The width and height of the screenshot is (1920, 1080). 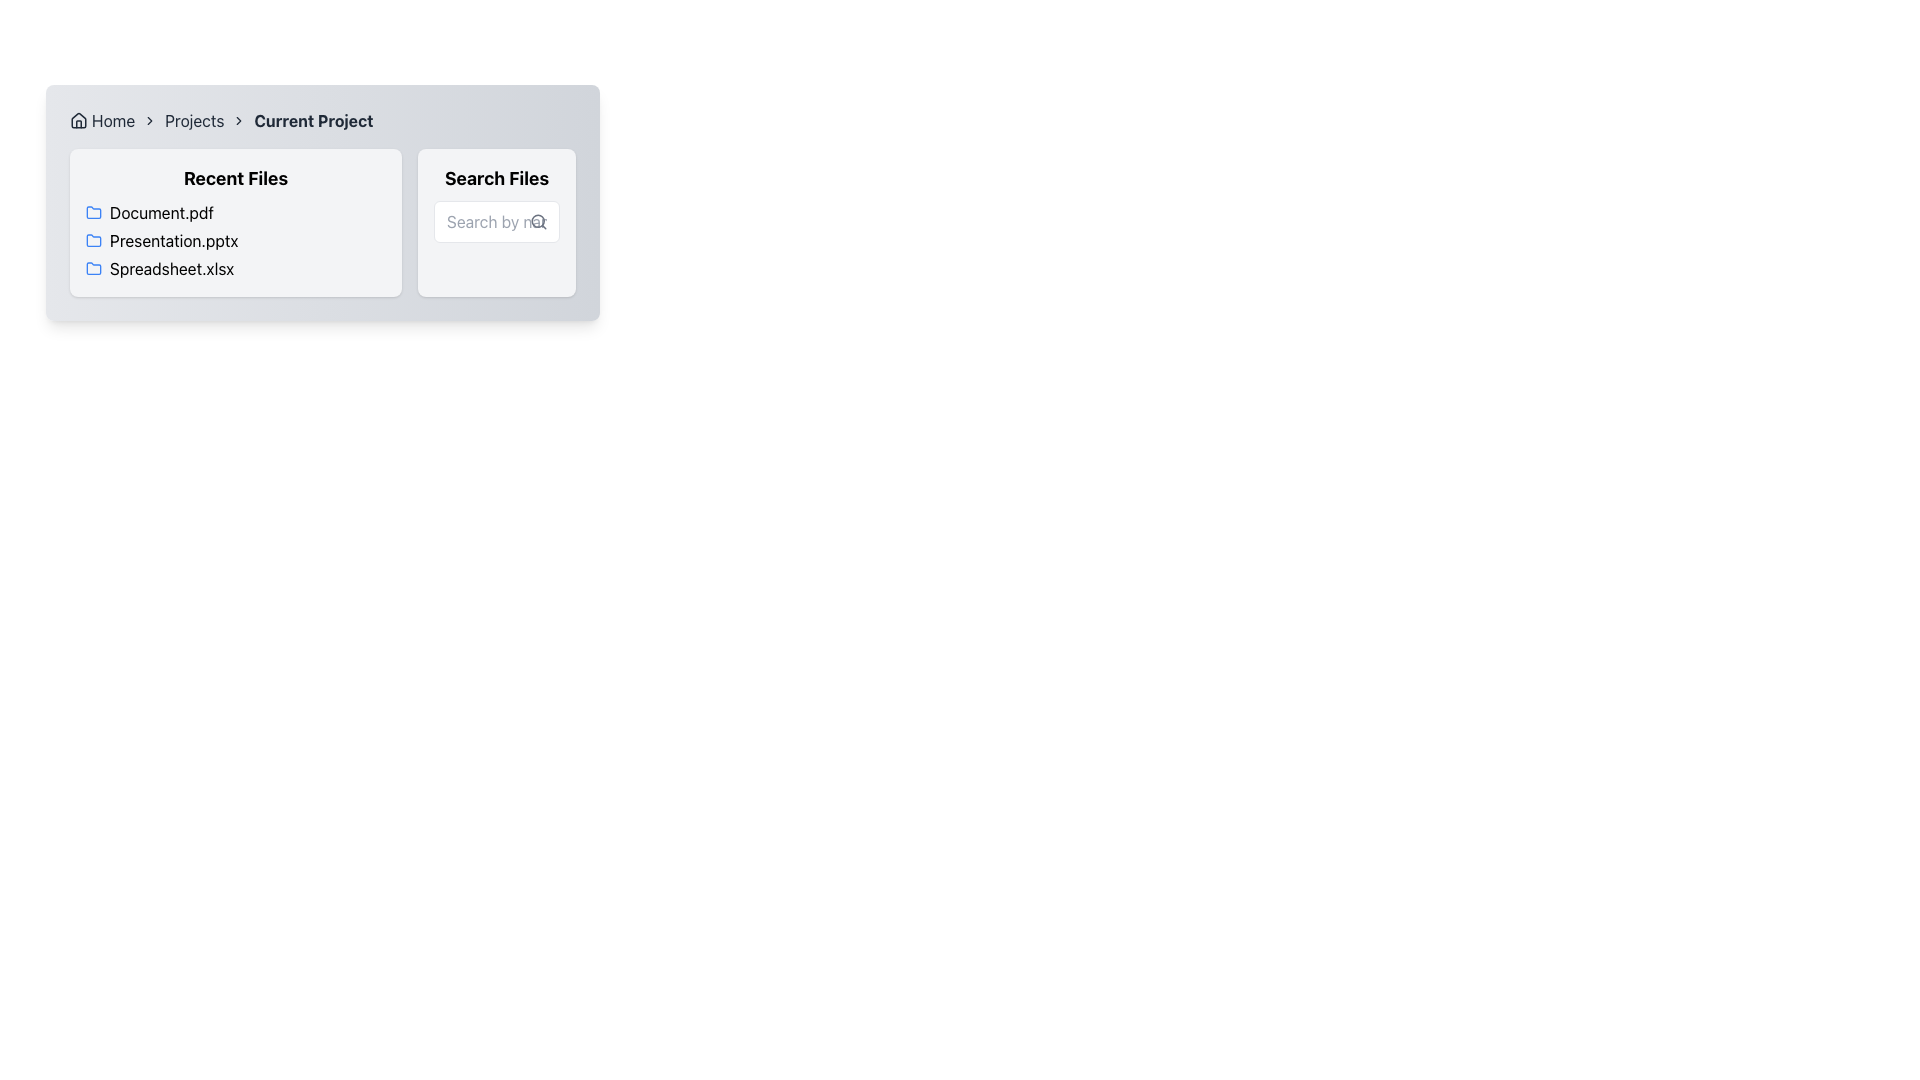 What do you see at coordinates (235, 239) in the screenshot?
I see `the List Item displaying 'Presentation.pptx' in the Recent Files section` at bounding box center [235, 239].